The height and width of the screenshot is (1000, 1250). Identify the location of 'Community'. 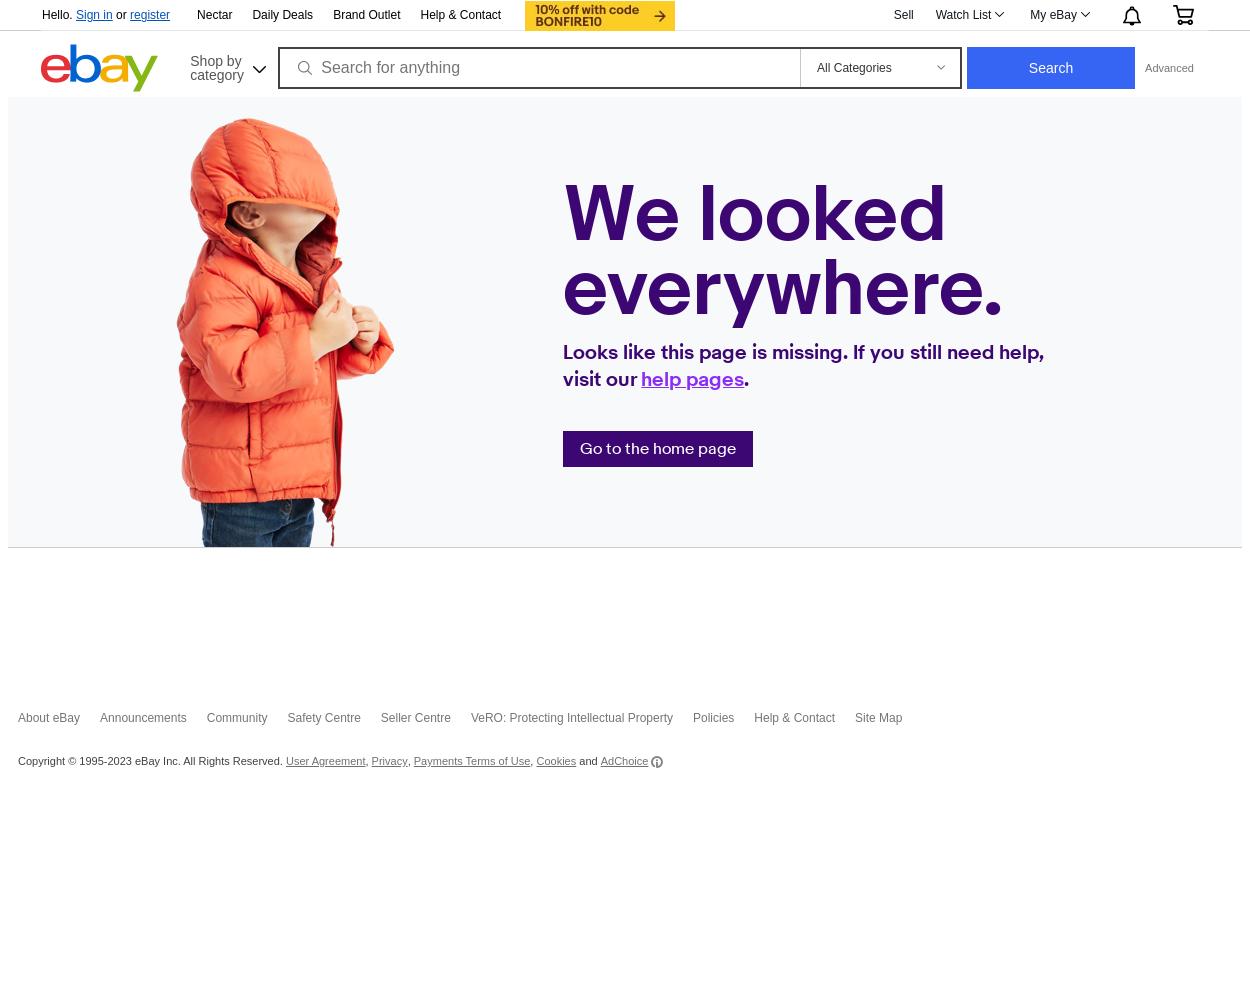
(235, 717).